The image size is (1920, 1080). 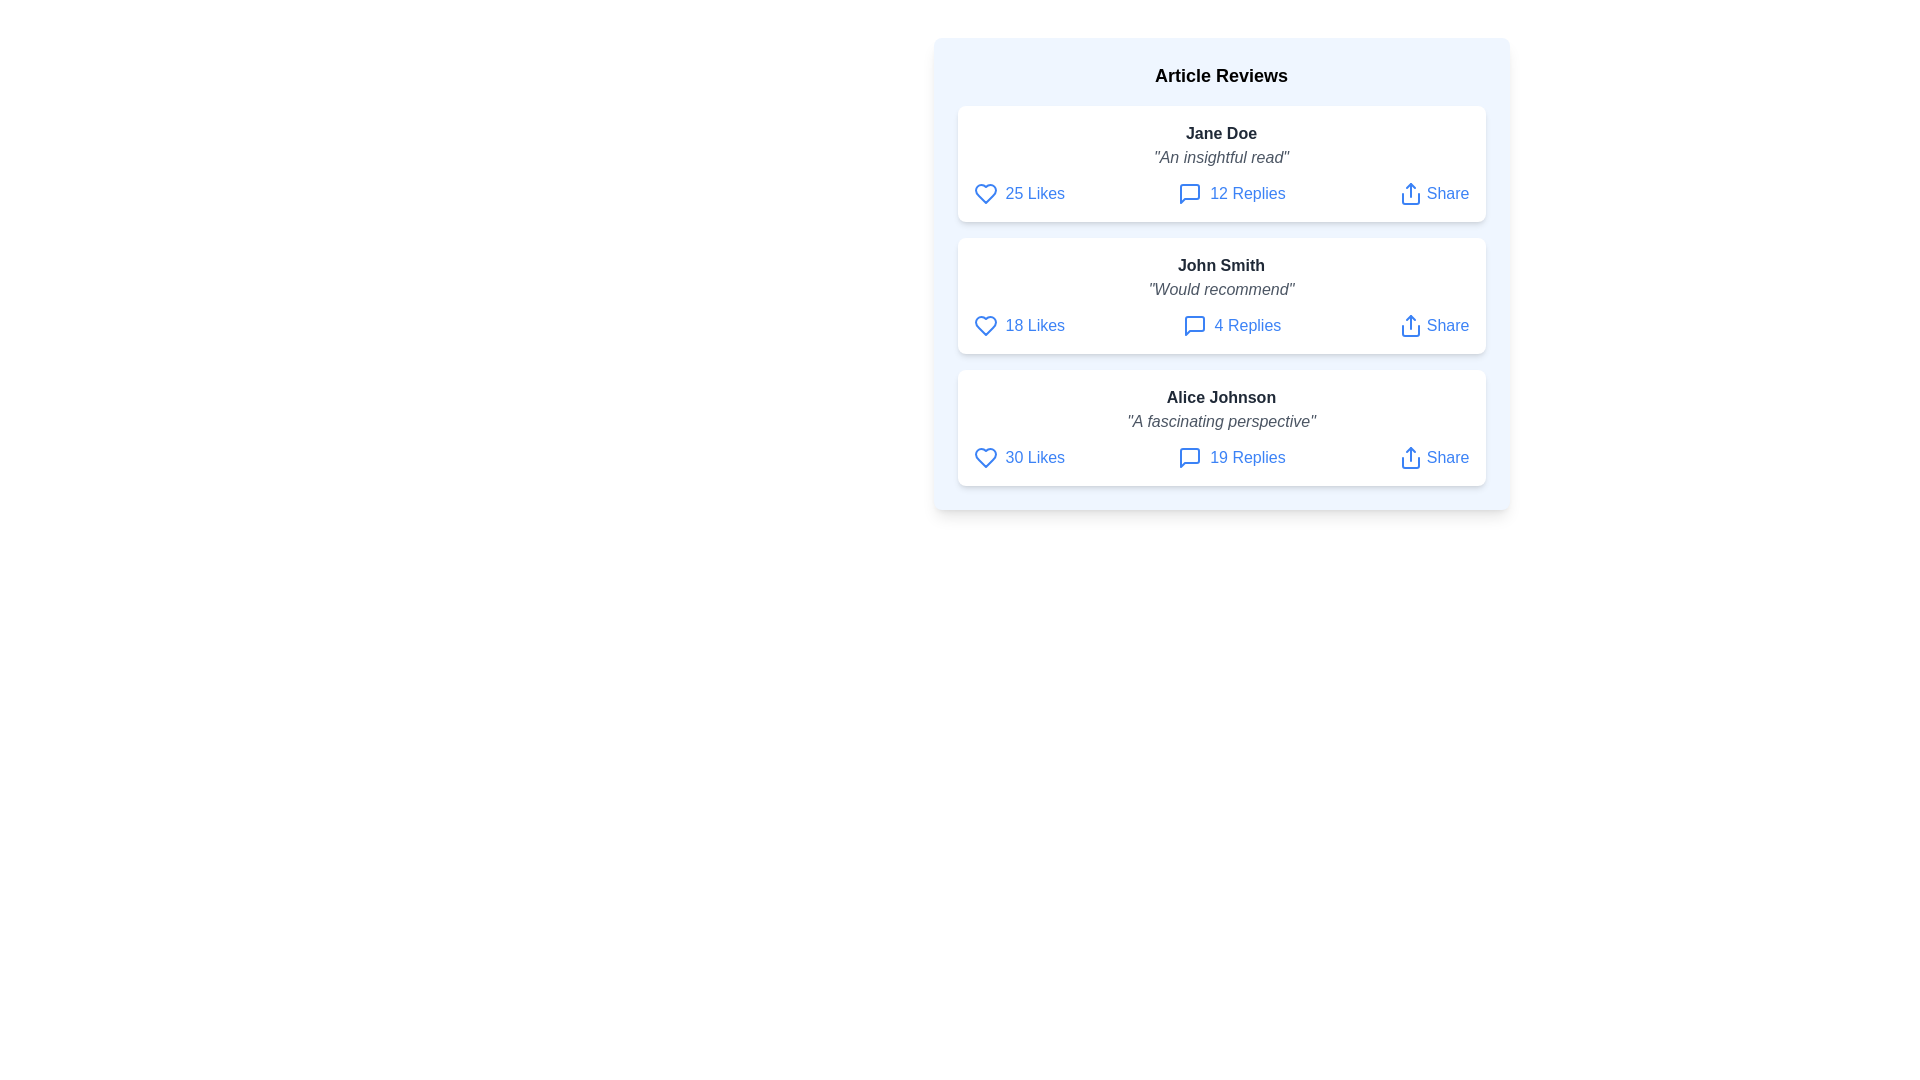 I want to click on the replies button for the review by Alice Johnson, so click(x=1230, y=458).